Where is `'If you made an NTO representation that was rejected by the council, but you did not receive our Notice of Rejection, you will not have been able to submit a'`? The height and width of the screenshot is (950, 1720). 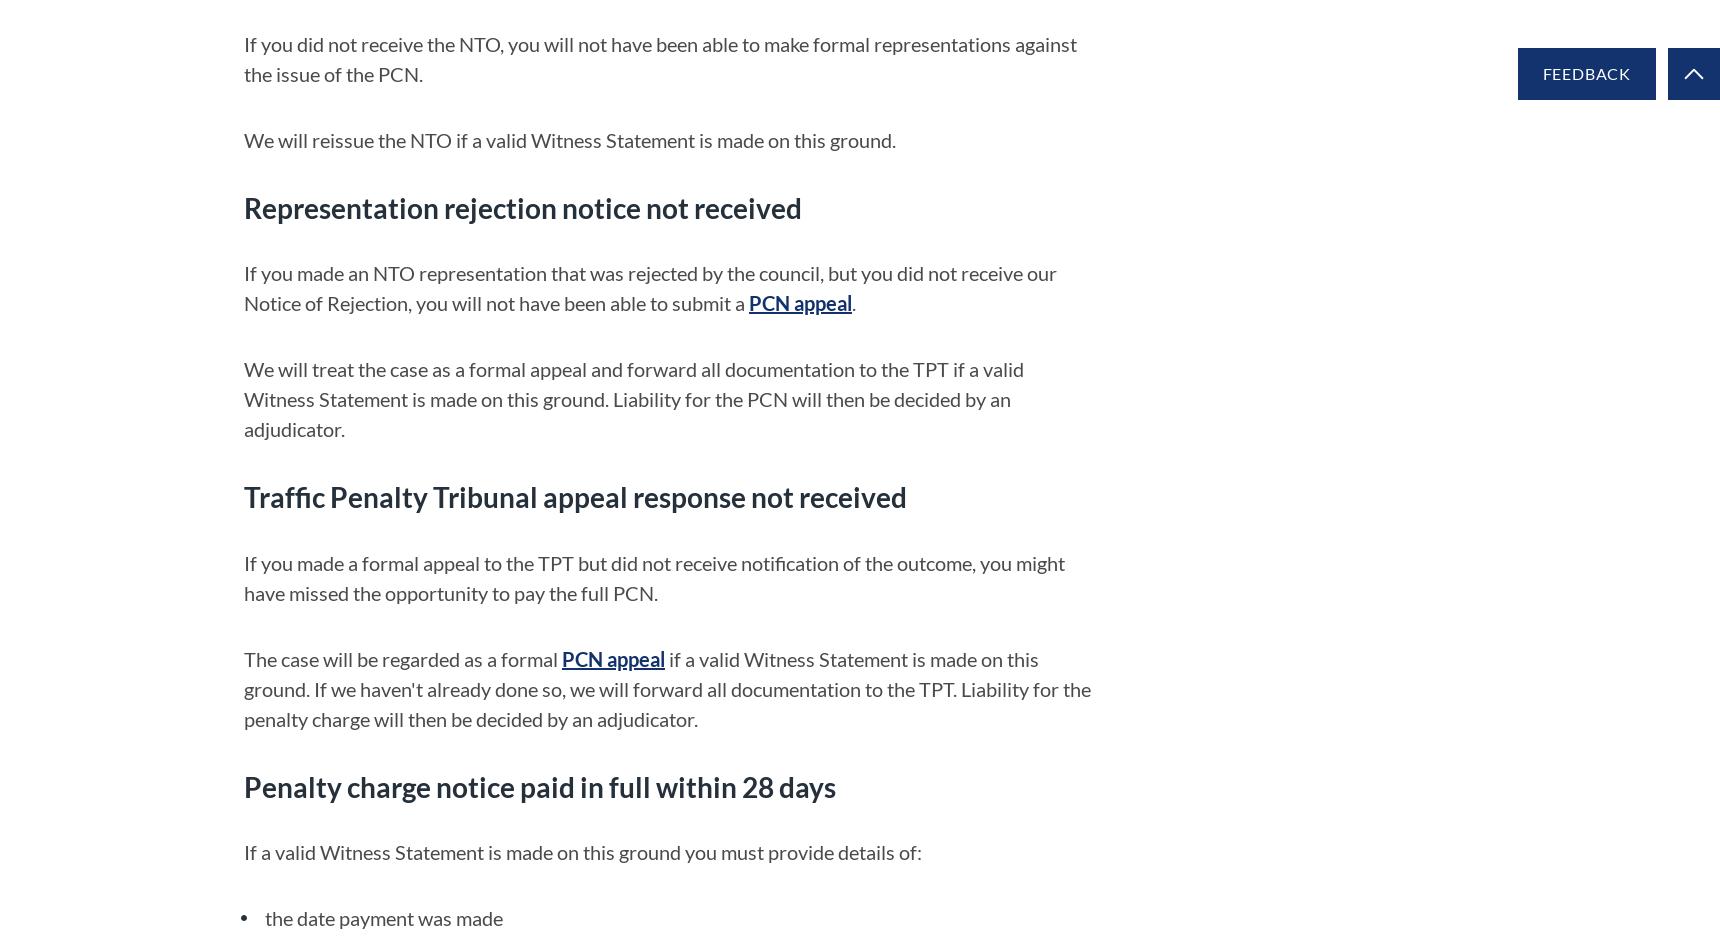 'If you made an NTO representation that was rejected by the council, but you did not receive our Notice of Rejection, you will not have been able to submit a' is located at coordinates (650, 287).